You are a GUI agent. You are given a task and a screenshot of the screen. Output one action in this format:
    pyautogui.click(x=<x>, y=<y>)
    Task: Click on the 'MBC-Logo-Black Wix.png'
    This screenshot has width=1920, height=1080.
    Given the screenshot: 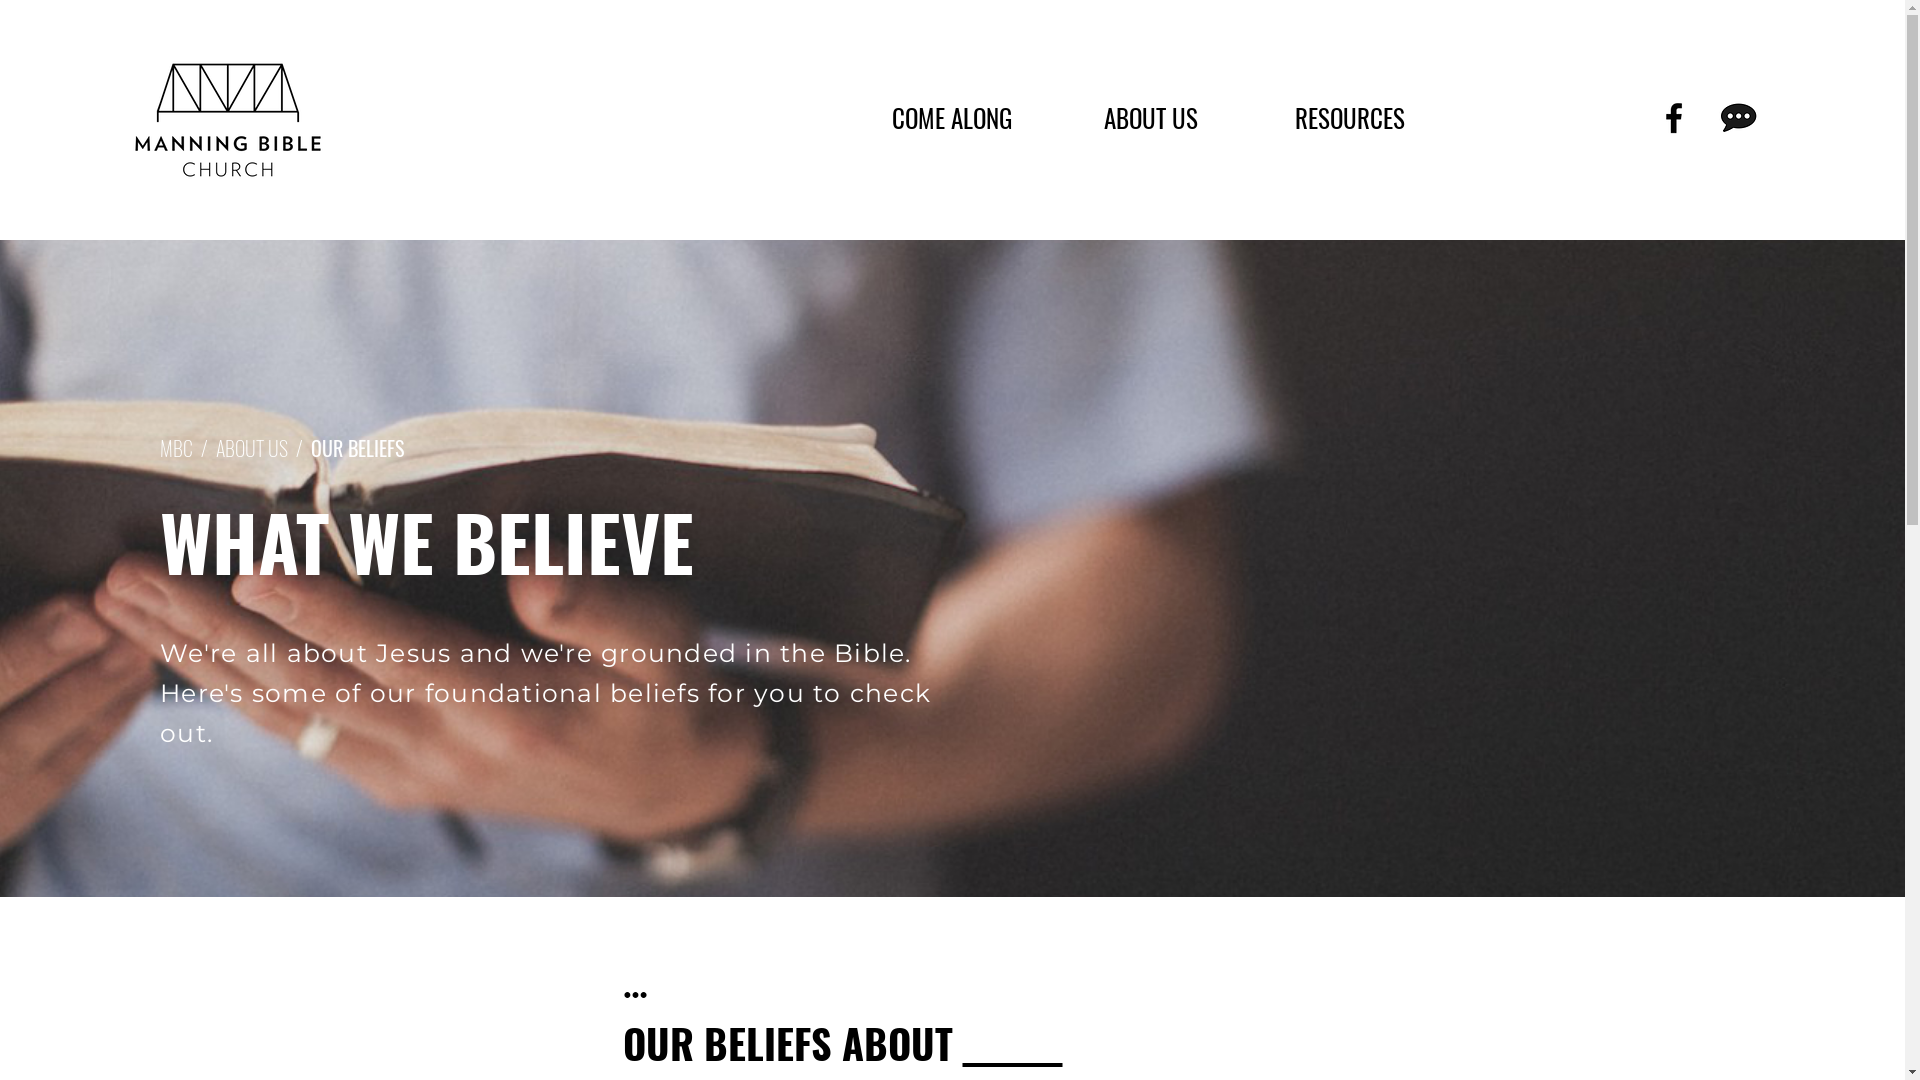 What is the action you would take?
    pyautogui.click(x=131, y=119)
    